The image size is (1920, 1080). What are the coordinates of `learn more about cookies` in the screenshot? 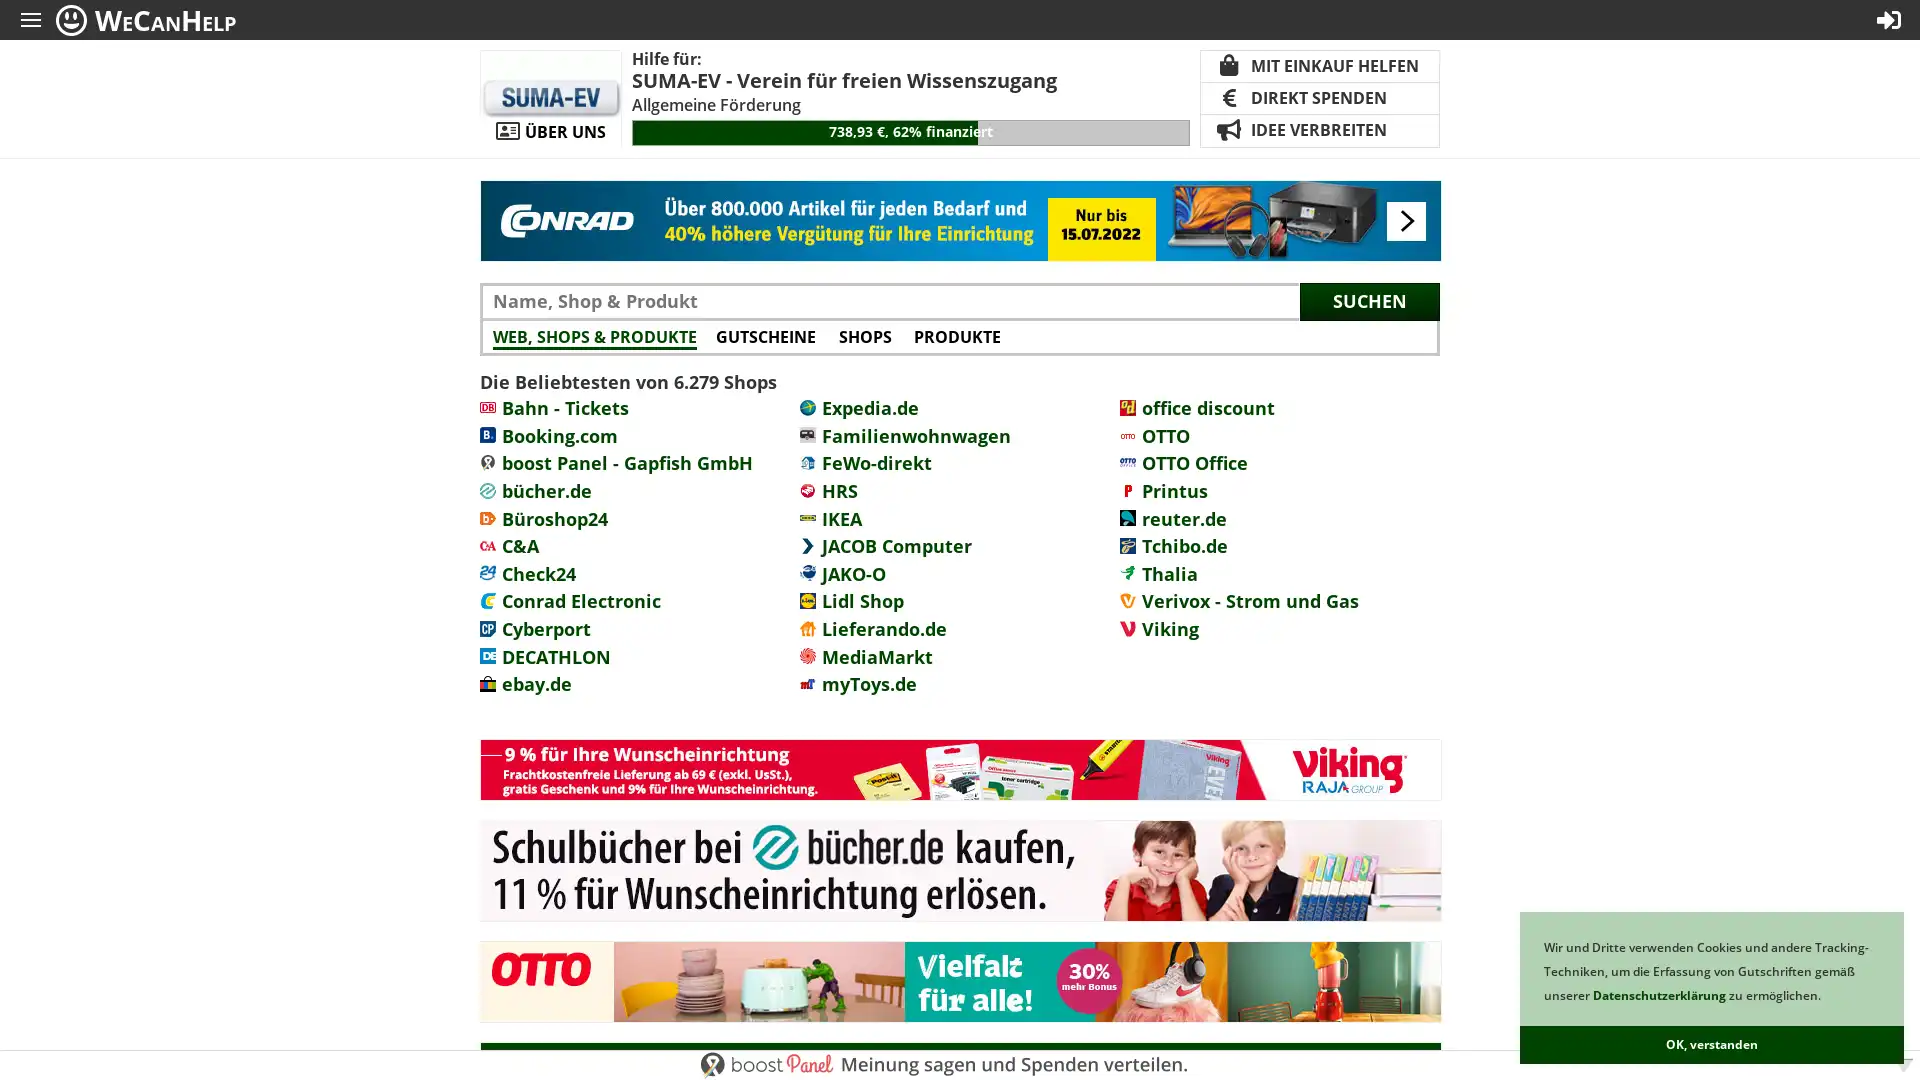 It's located at (1825, 997).